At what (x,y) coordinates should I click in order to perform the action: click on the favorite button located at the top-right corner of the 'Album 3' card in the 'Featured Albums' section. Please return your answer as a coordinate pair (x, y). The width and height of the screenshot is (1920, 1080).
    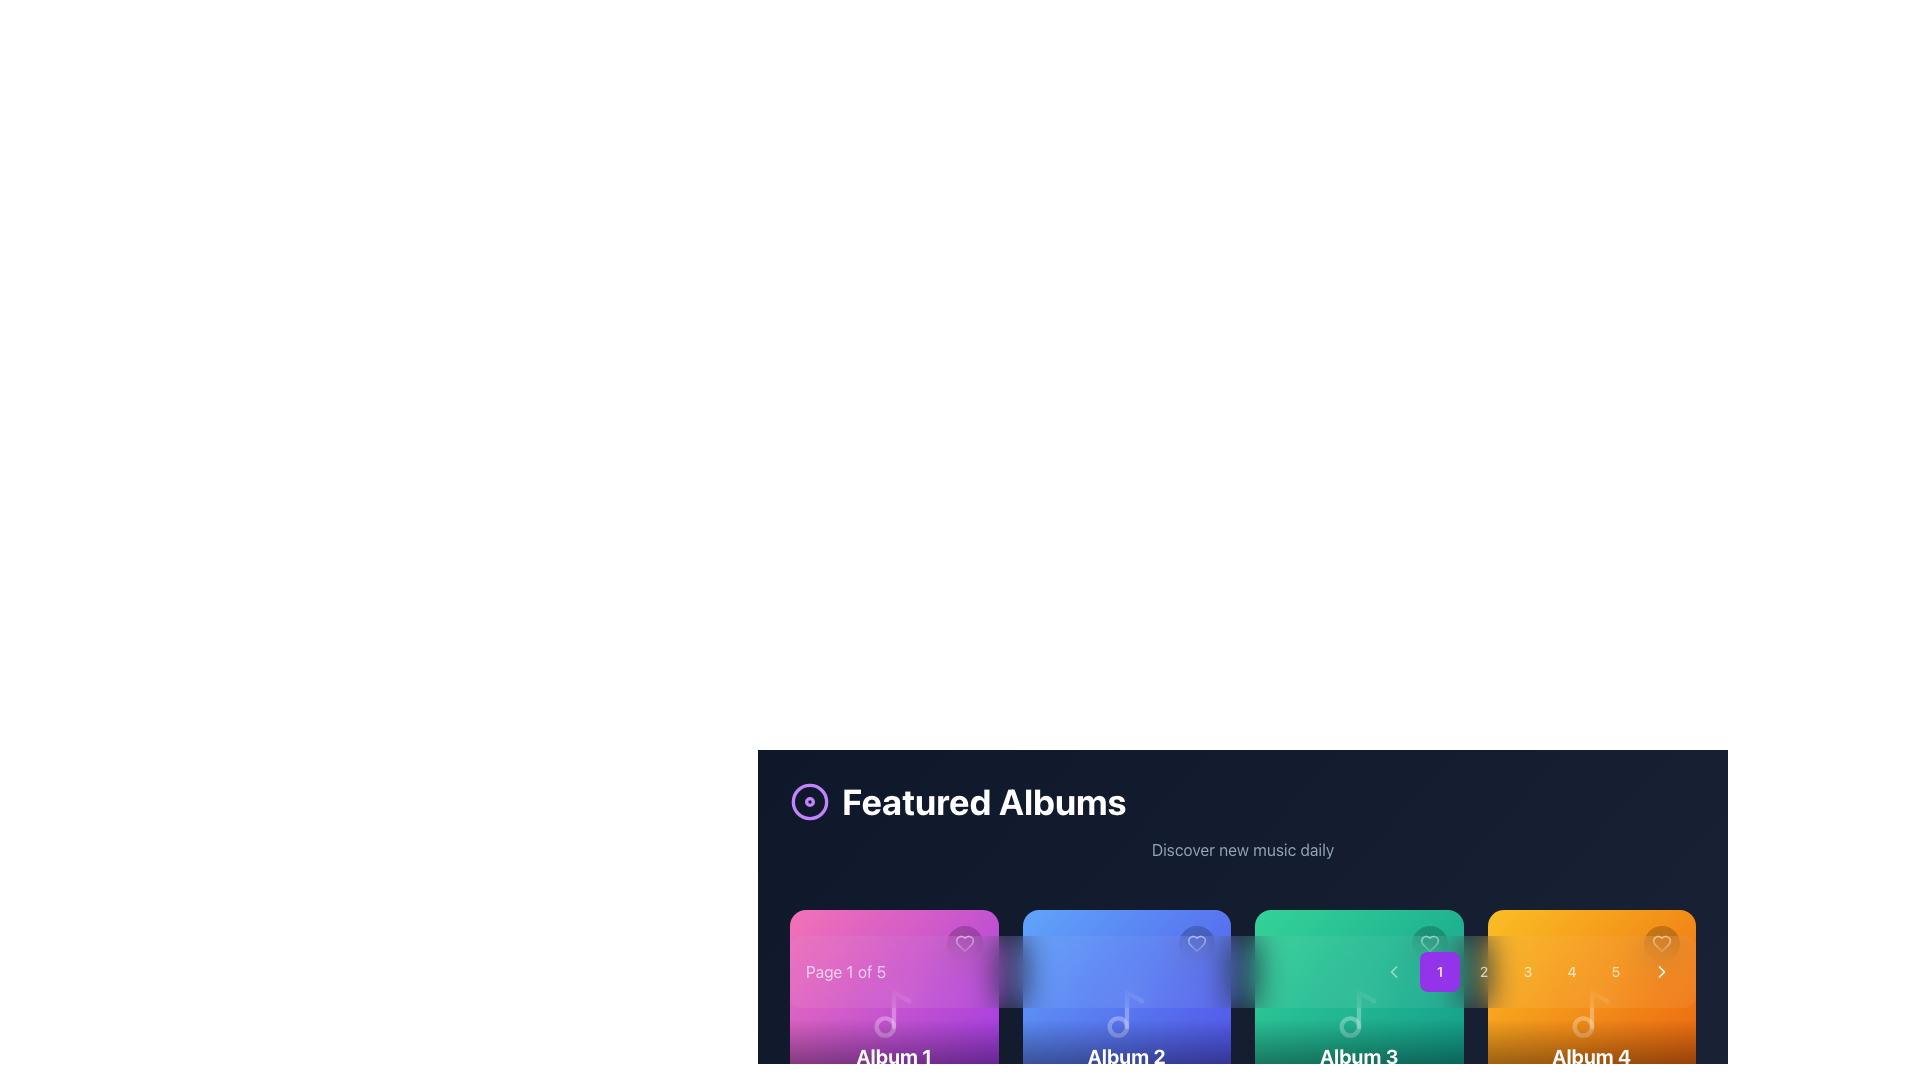
    Looking at the image, I should click on (1428, 944).